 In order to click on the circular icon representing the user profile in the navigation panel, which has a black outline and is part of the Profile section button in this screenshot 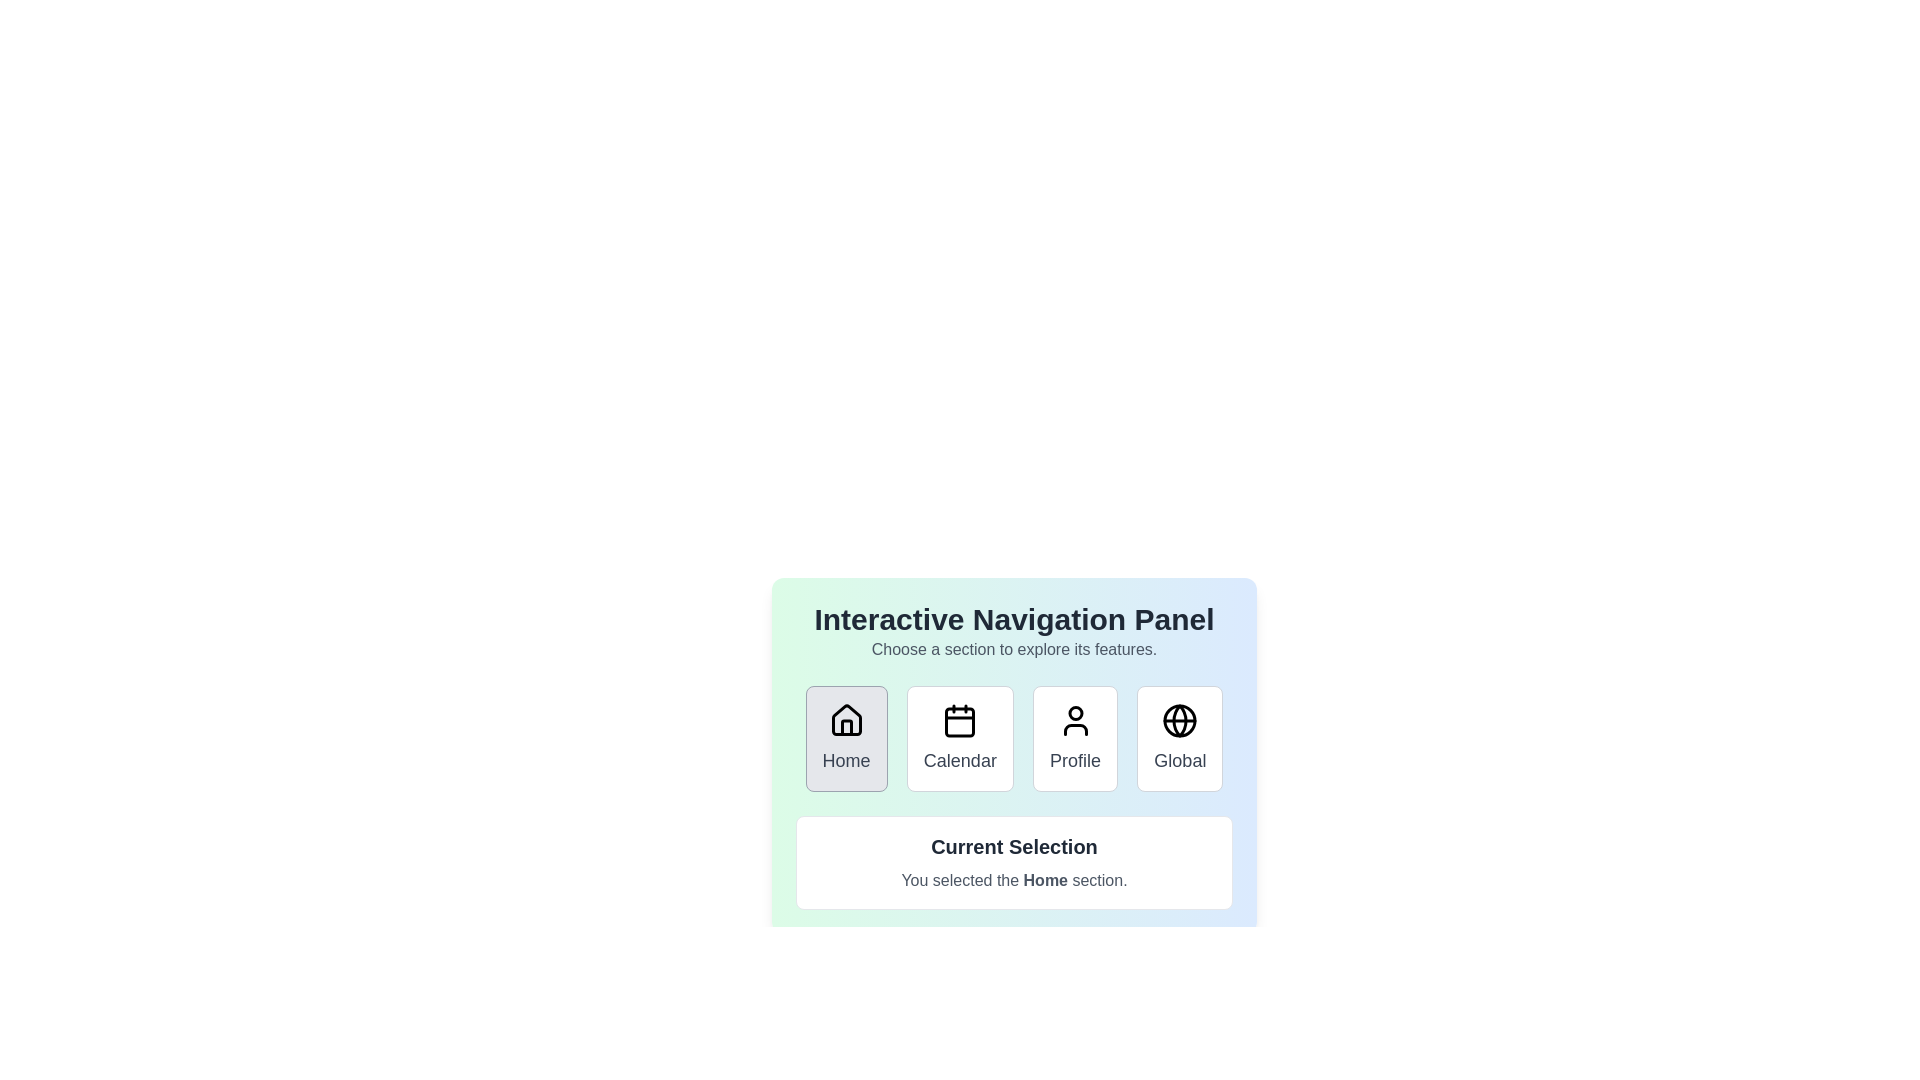, I will do `click(1074, 712)`.